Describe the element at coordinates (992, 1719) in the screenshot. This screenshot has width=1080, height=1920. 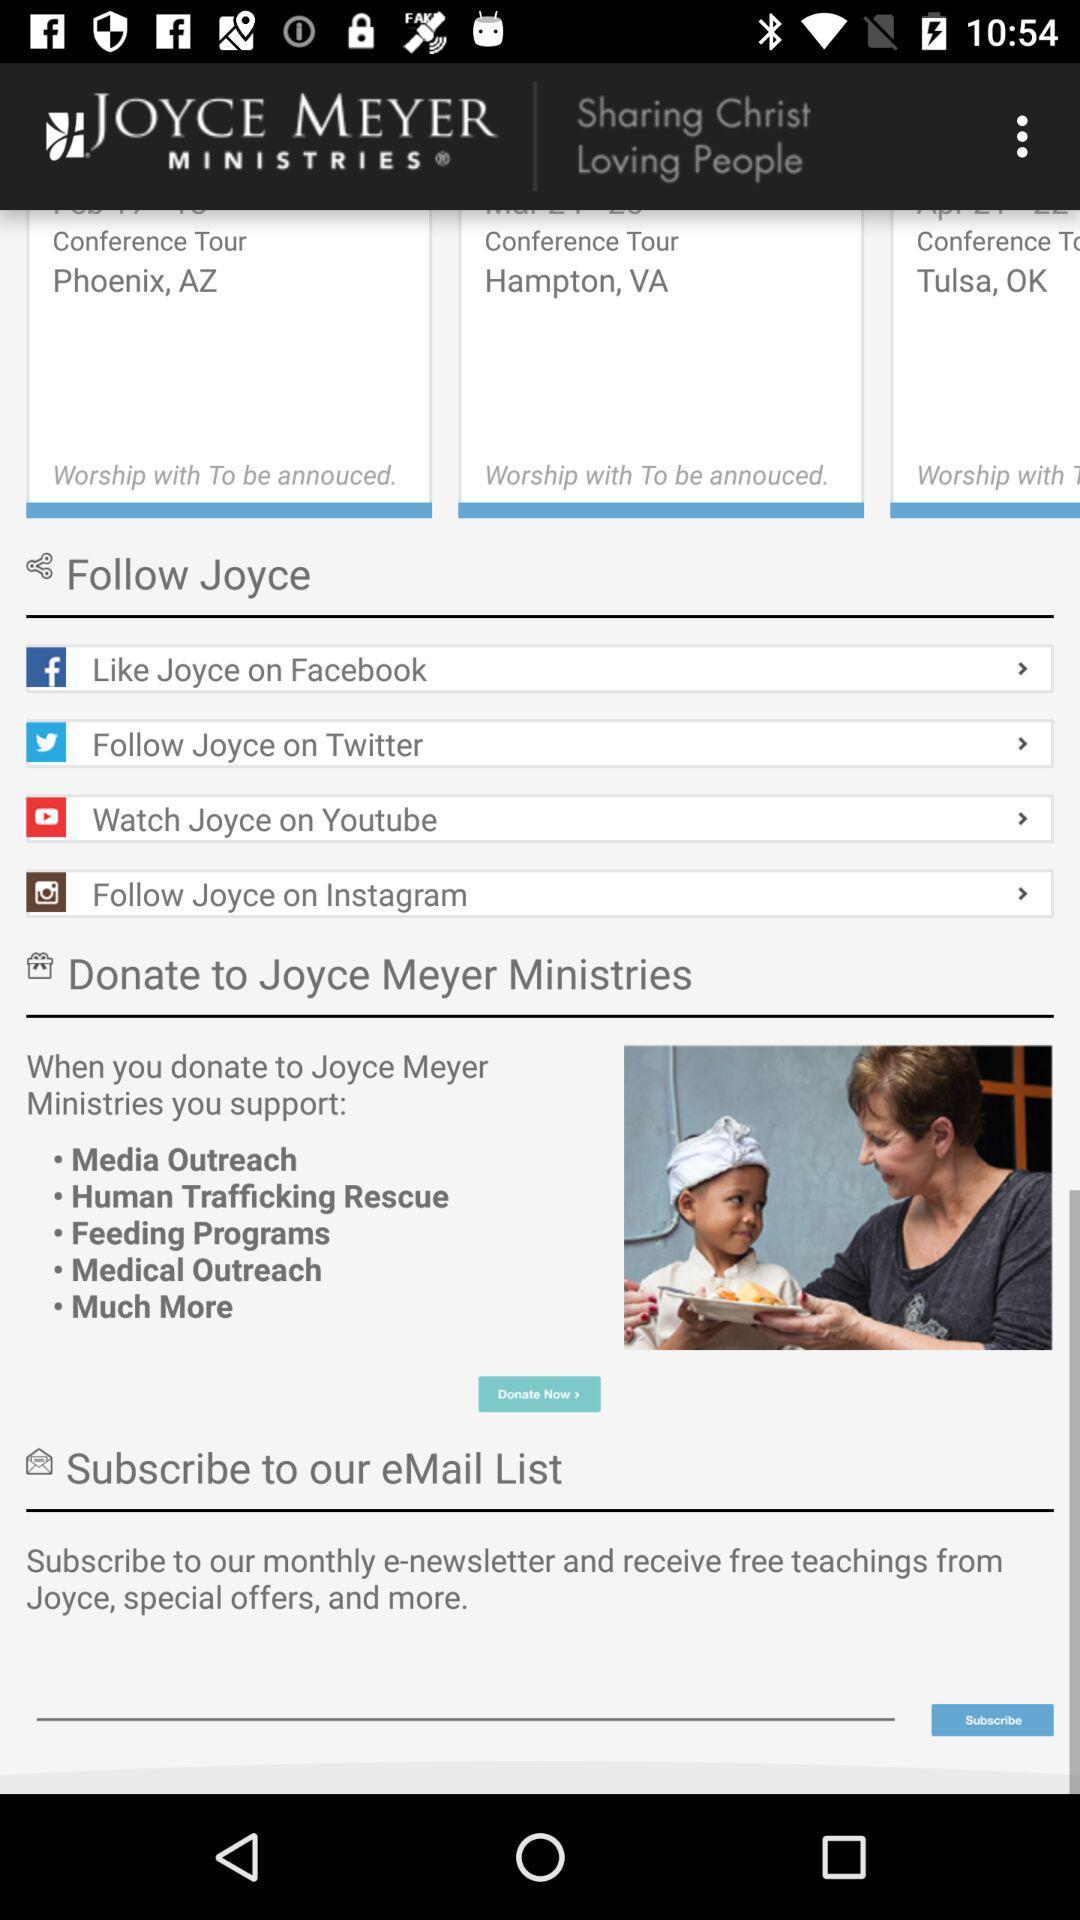
I see `the more icon` at that location.